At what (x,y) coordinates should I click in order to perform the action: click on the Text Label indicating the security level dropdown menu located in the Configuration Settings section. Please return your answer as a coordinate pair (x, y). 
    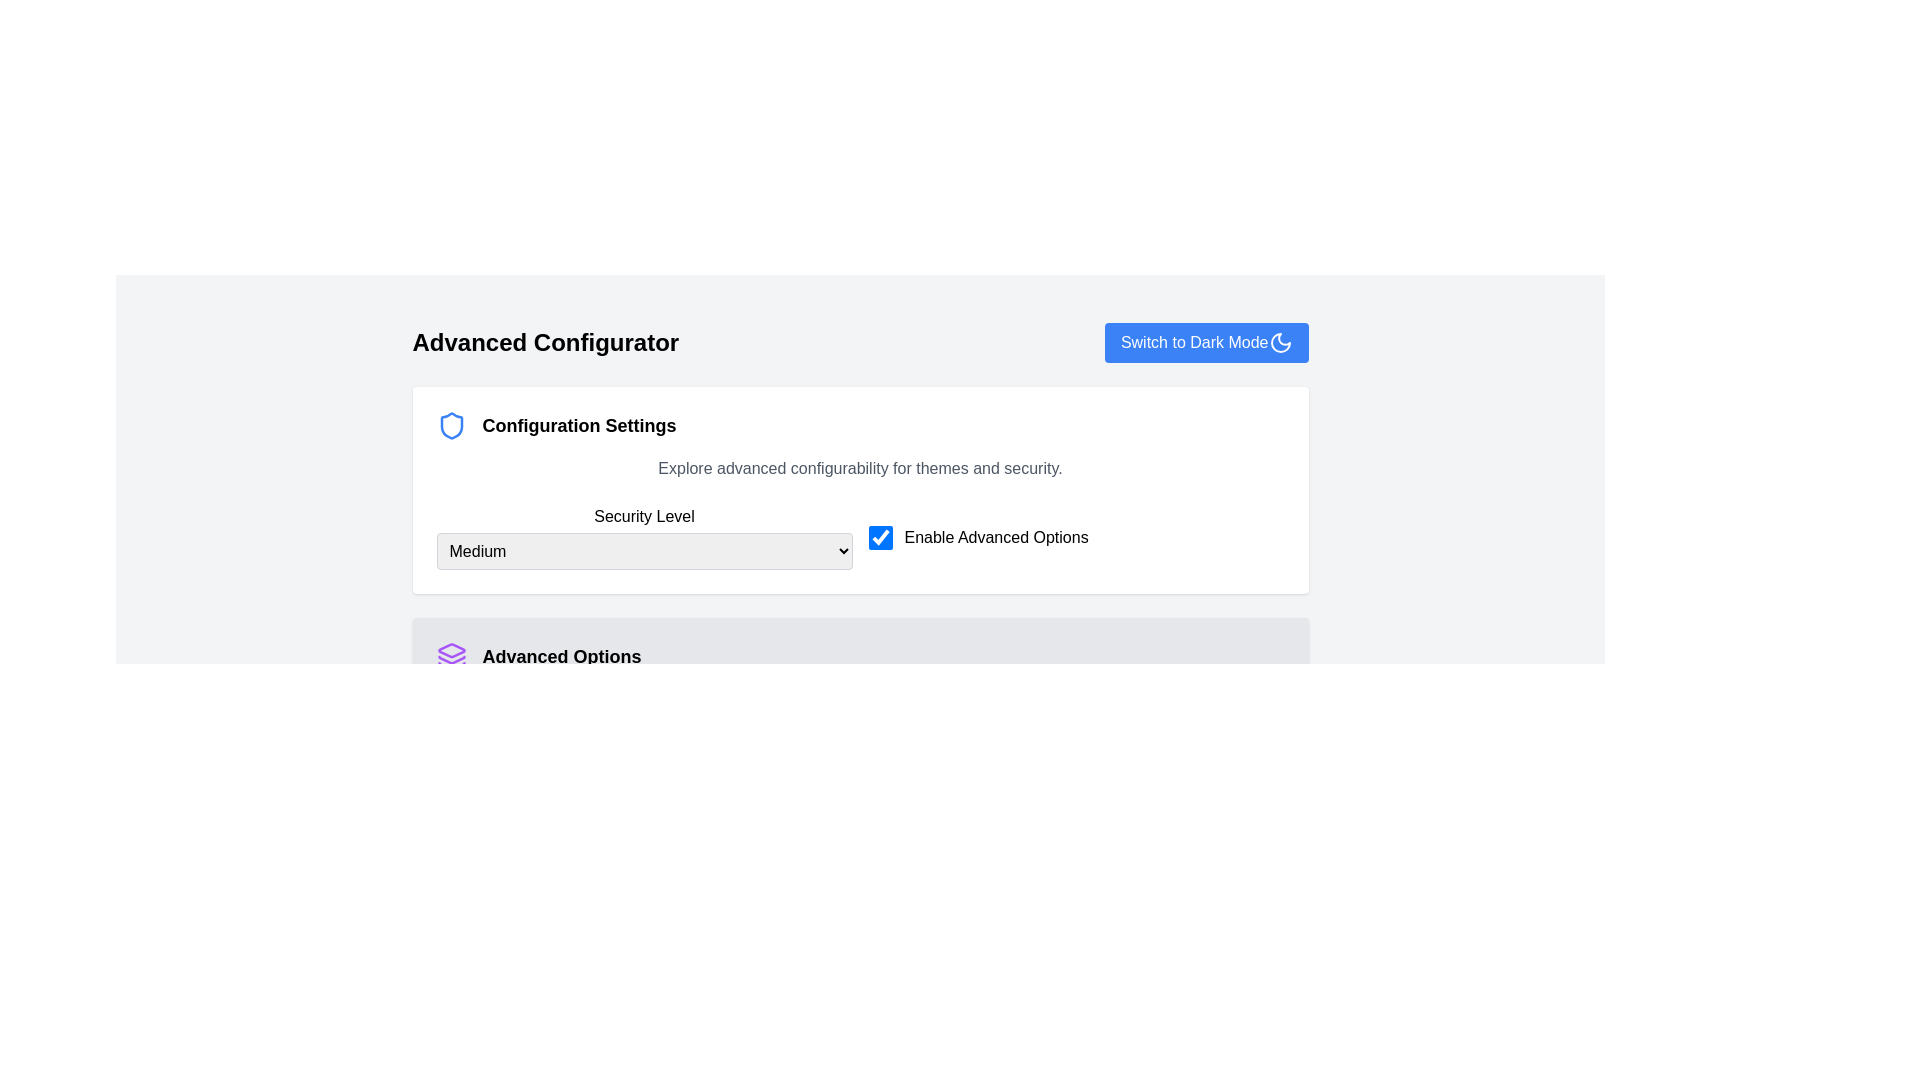
    Looking at the image, I should click on (644, 515).